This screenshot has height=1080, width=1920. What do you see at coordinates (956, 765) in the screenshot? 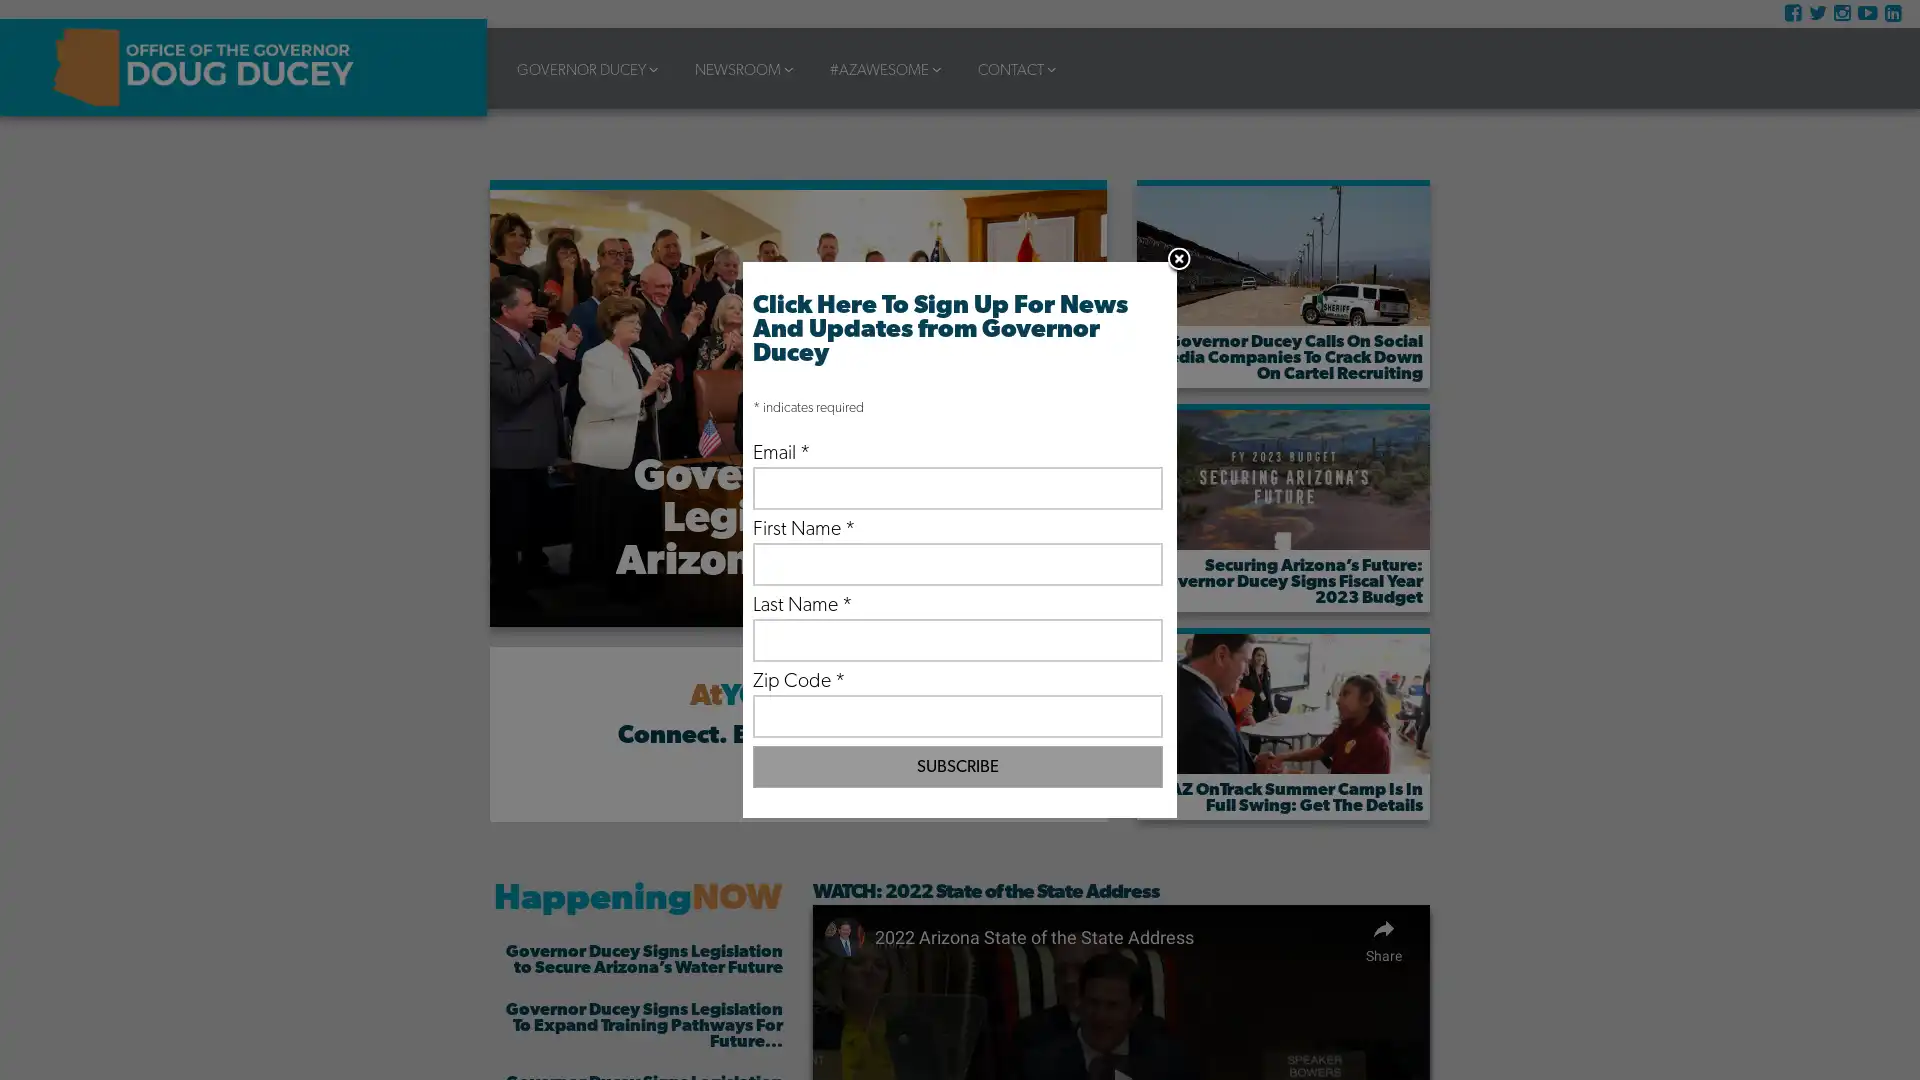
I see `Subscribe` at bounding box center [956, 765].